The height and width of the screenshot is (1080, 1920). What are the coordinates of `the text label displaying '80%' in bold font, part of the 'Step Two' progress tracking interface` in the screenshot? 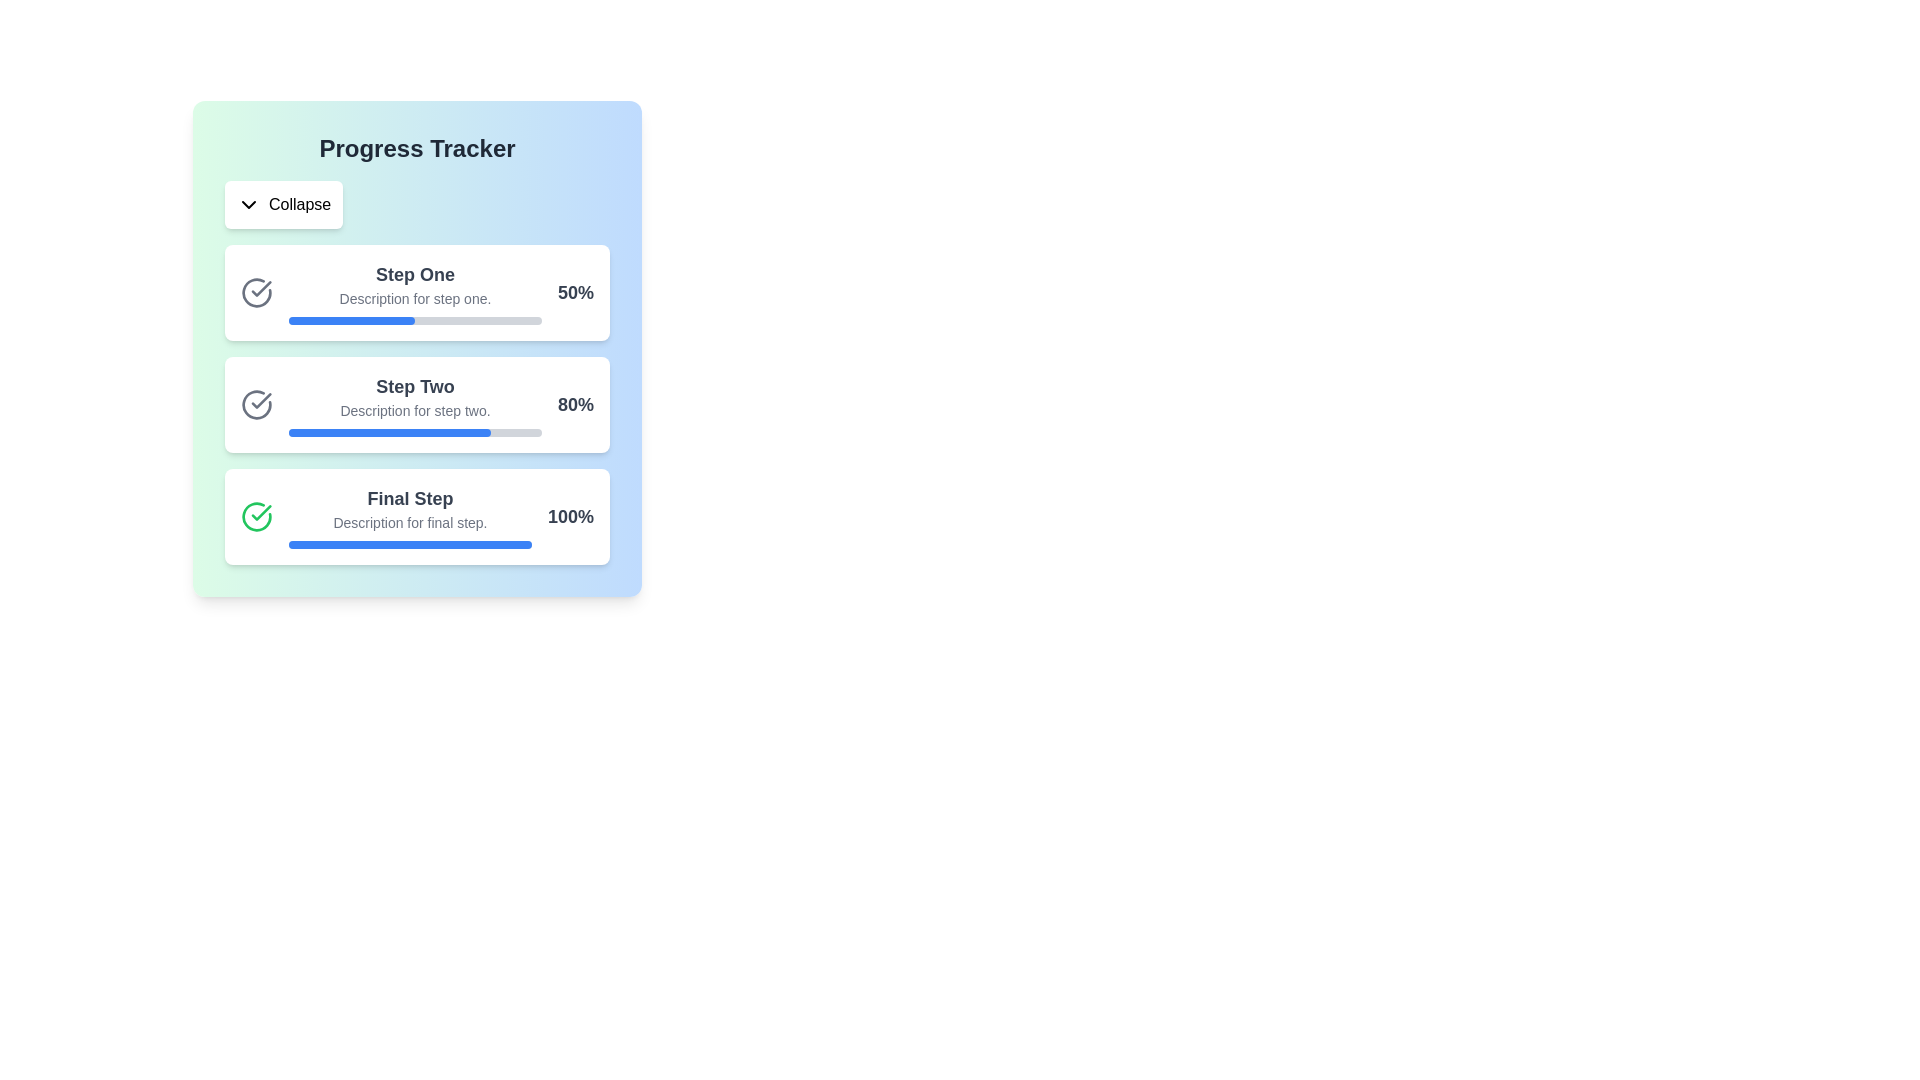 It's located at (575, 405).